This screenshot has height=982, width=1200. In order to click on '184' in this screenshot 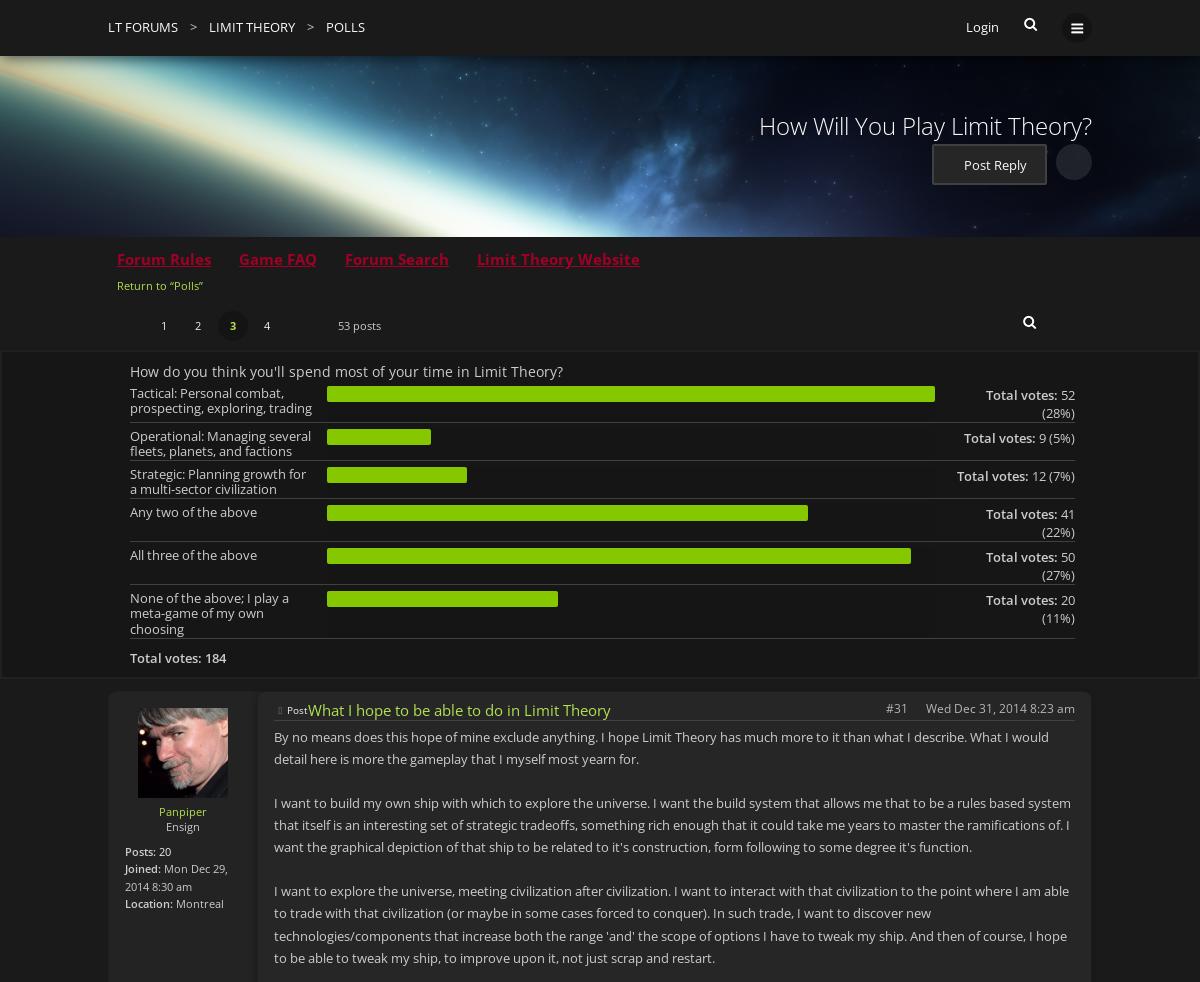, I will do `click(203, 655)`.